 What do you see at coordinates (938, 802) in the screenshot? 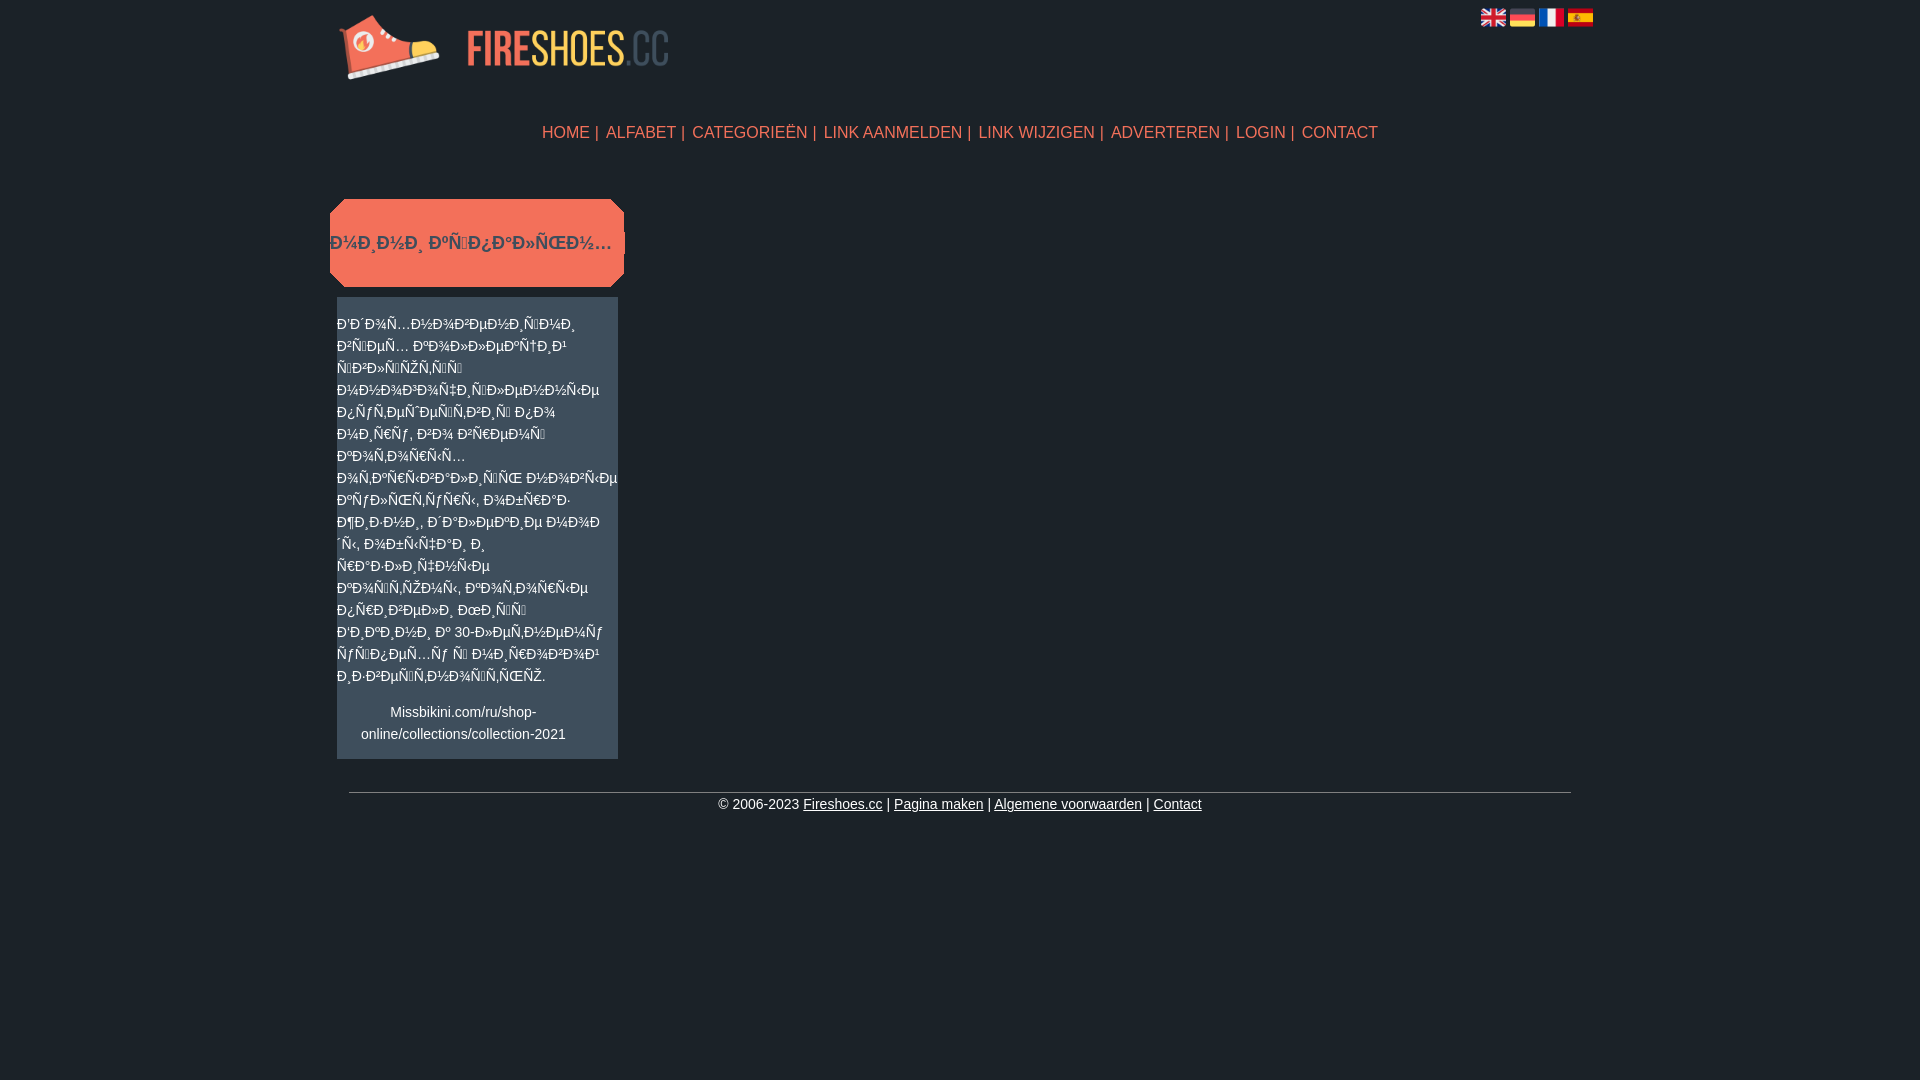
I see `'Pagina maken'` at bounding box center [938, 802].